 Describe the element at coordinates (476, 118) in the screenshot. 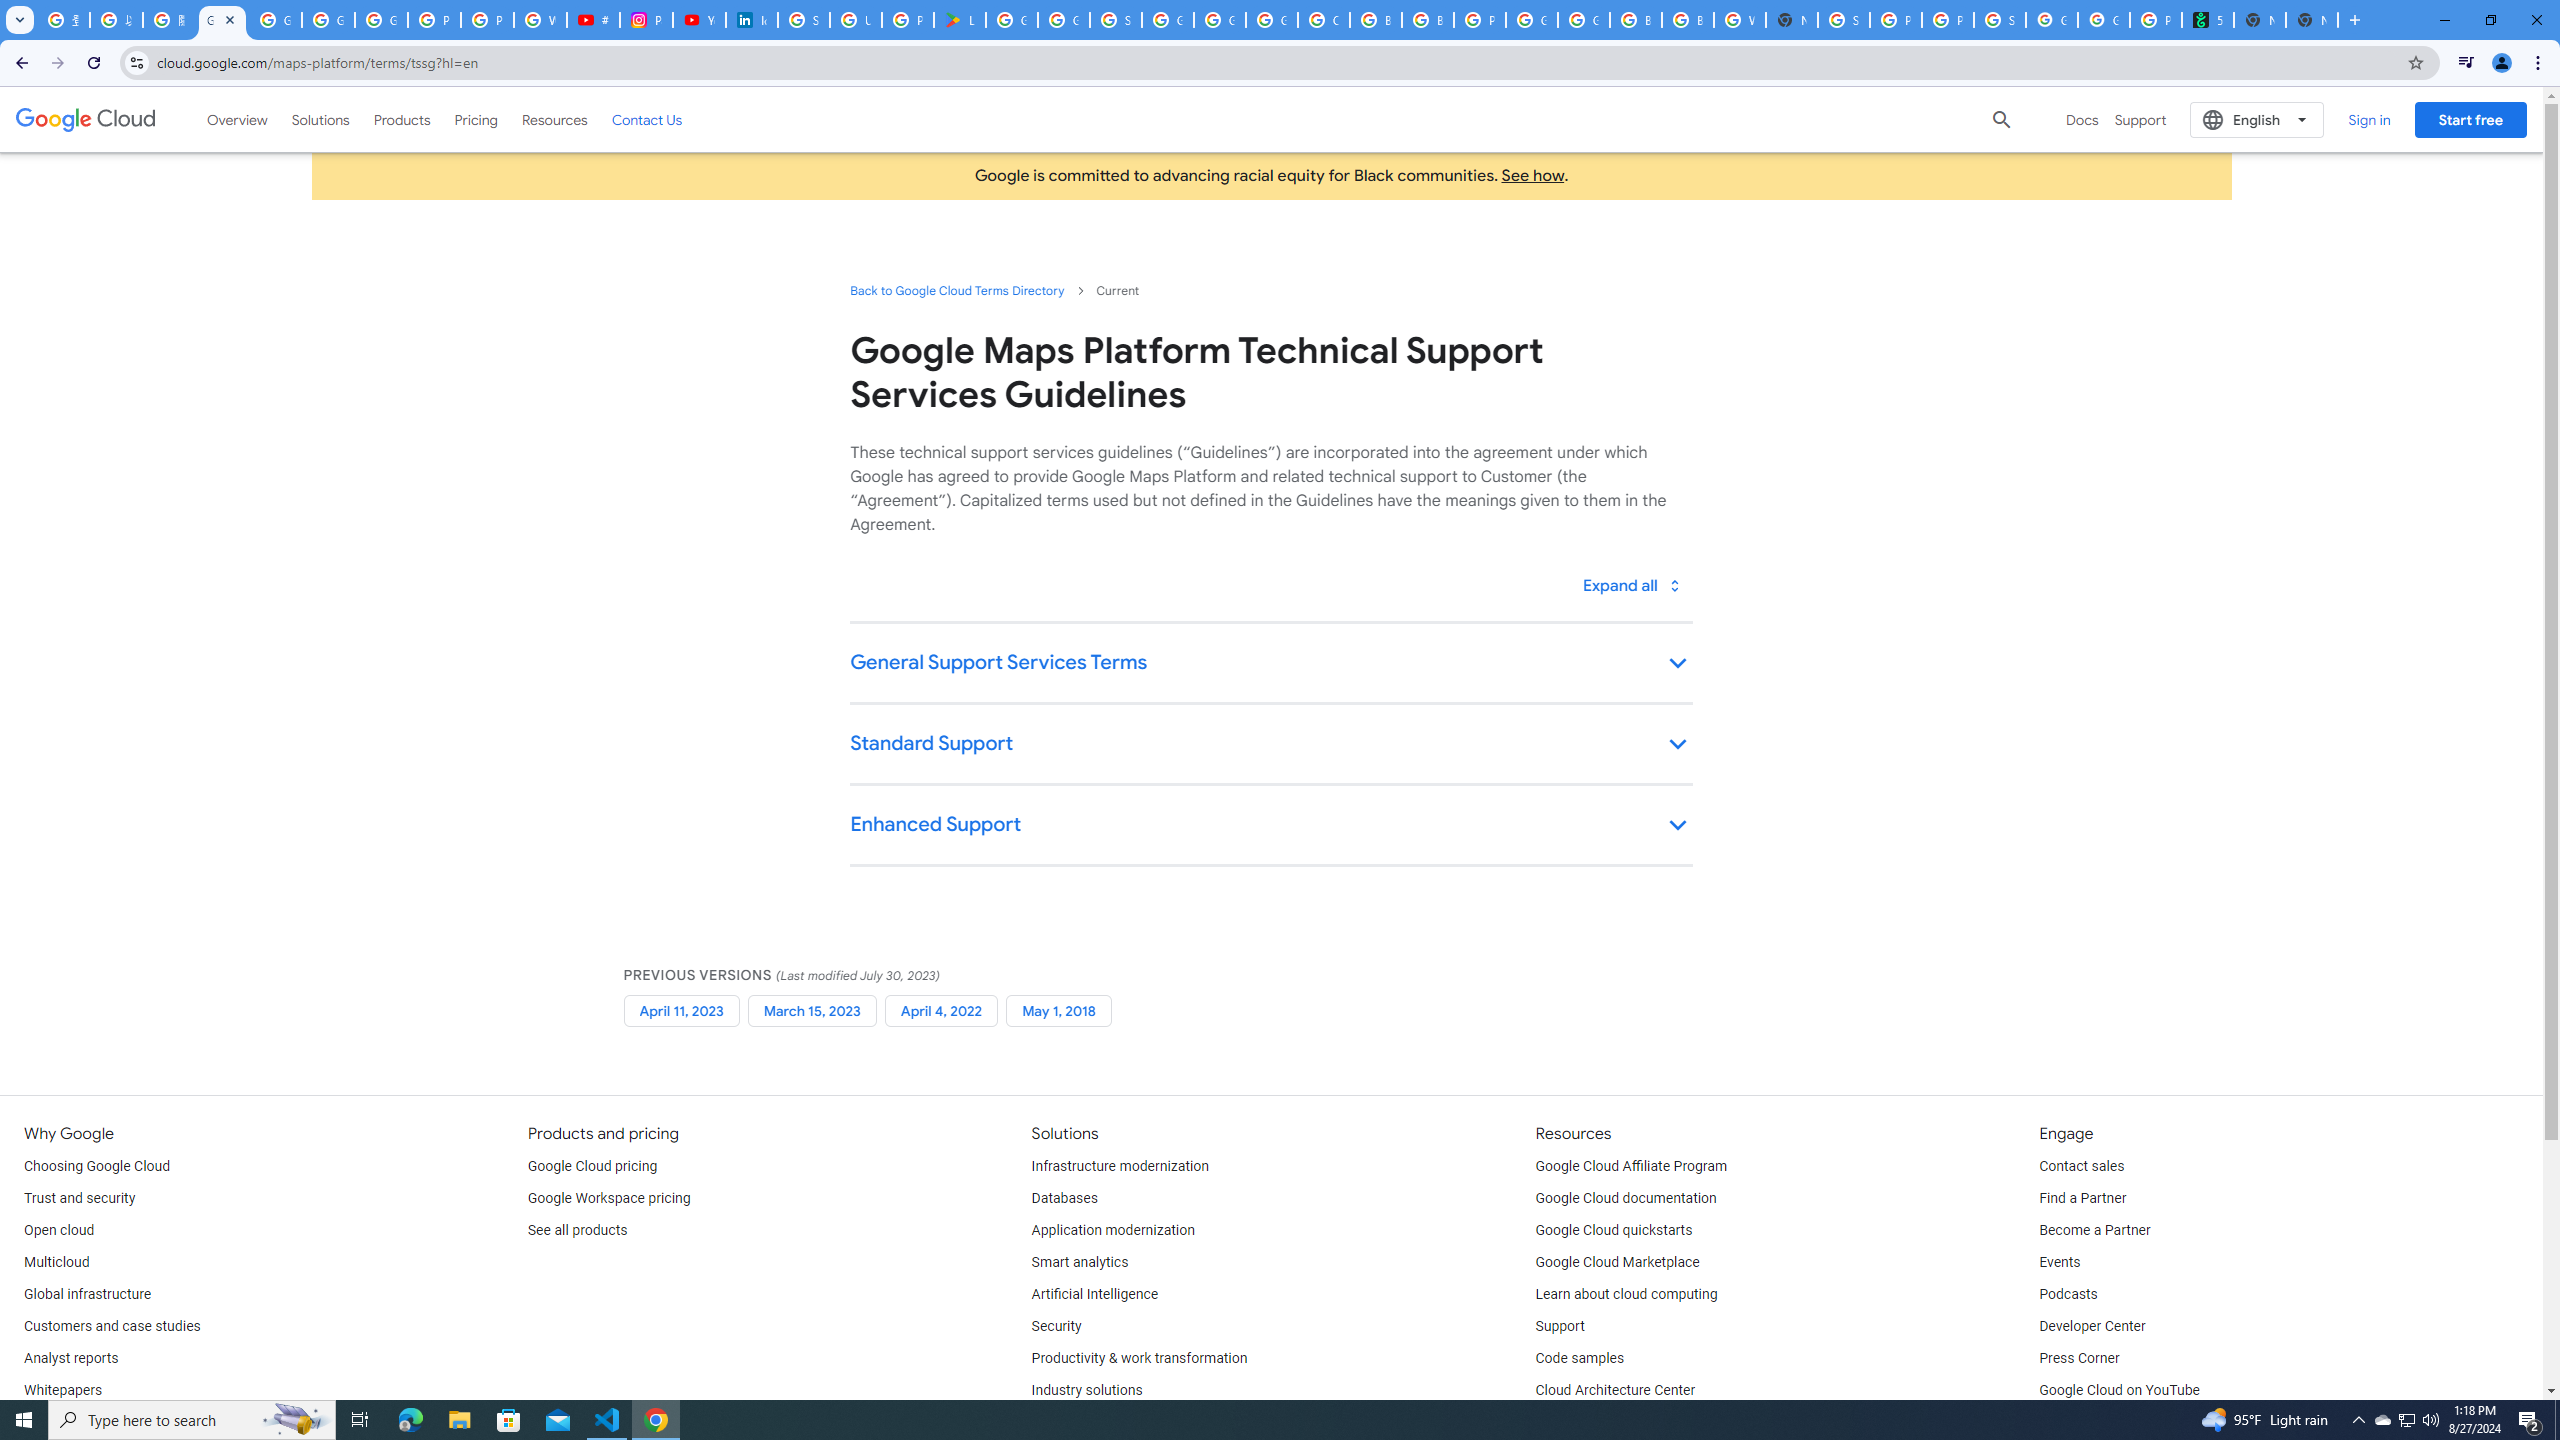

I see `'Pricing'` at that location.